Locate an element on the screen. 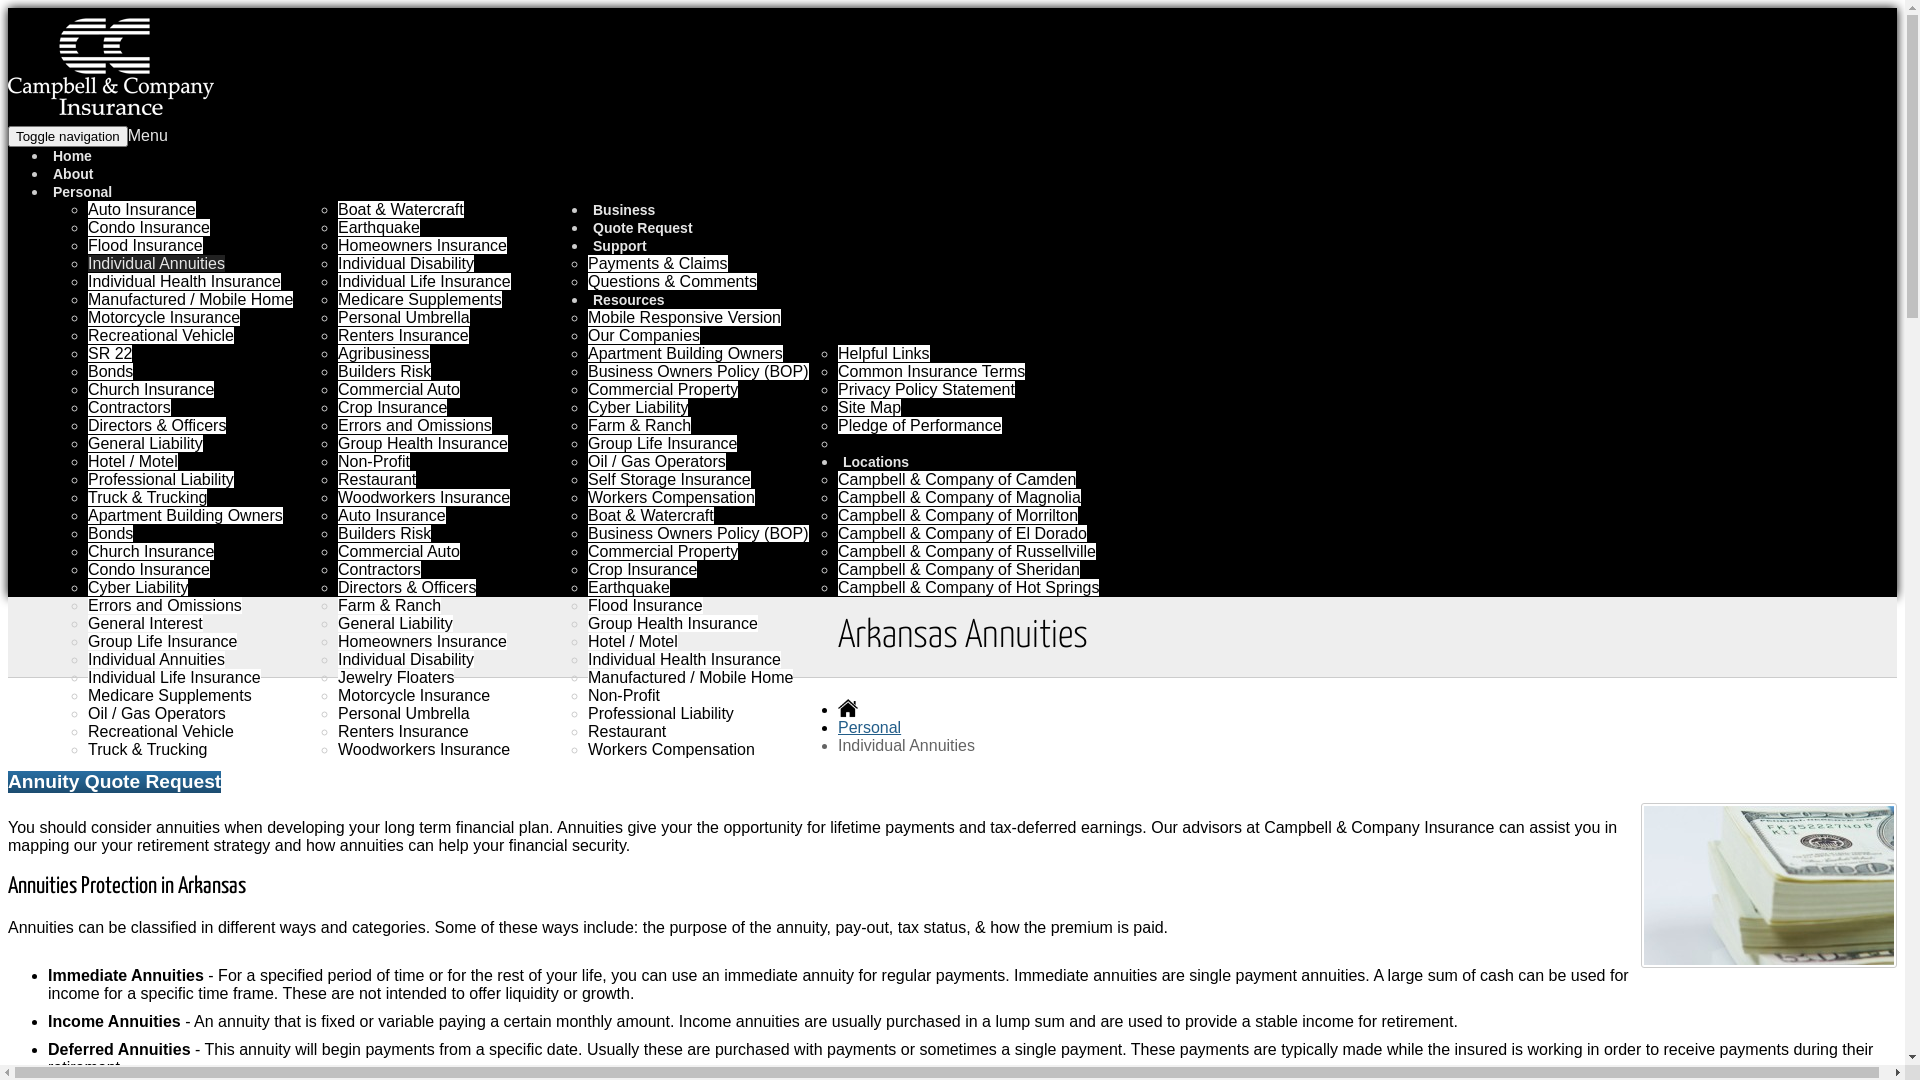  'Earthquake' is located at coordinates (379, 226).